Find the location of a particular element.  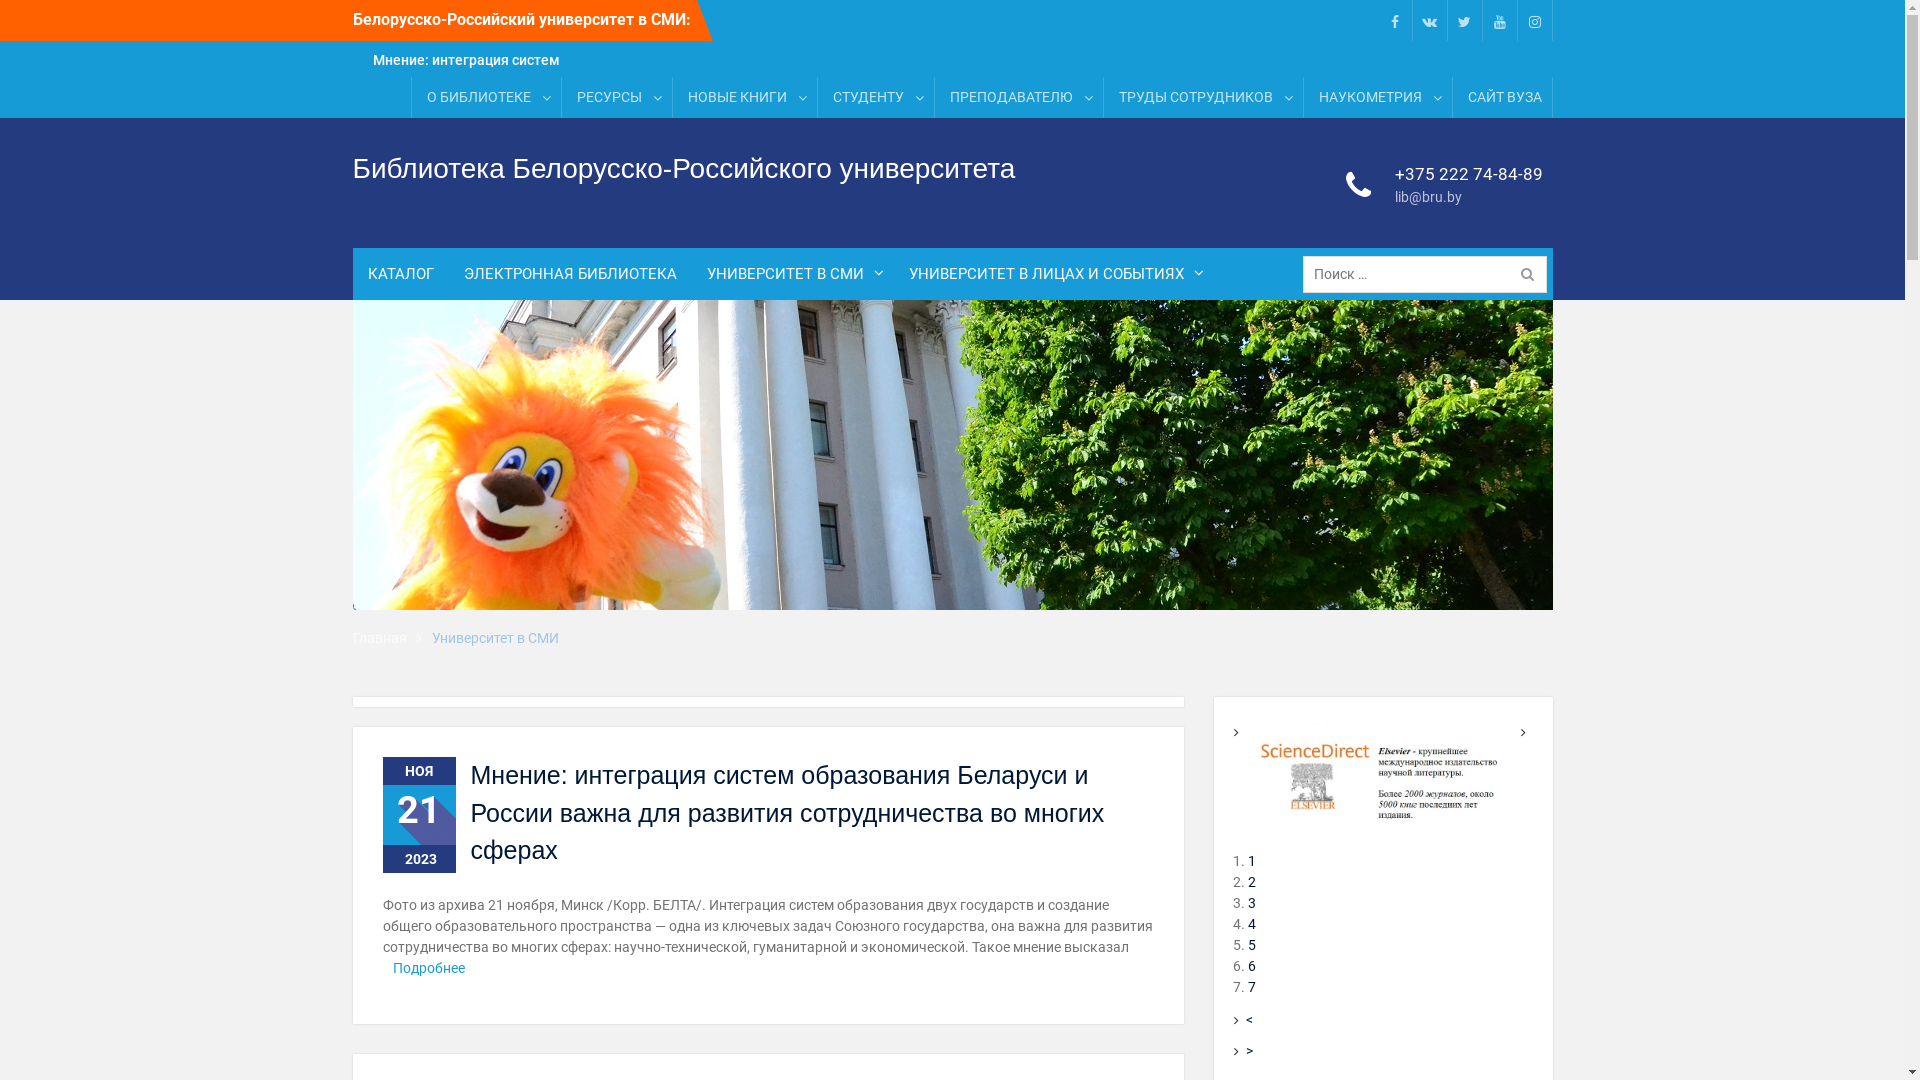

'1' is located at coordinates (1251, 859).